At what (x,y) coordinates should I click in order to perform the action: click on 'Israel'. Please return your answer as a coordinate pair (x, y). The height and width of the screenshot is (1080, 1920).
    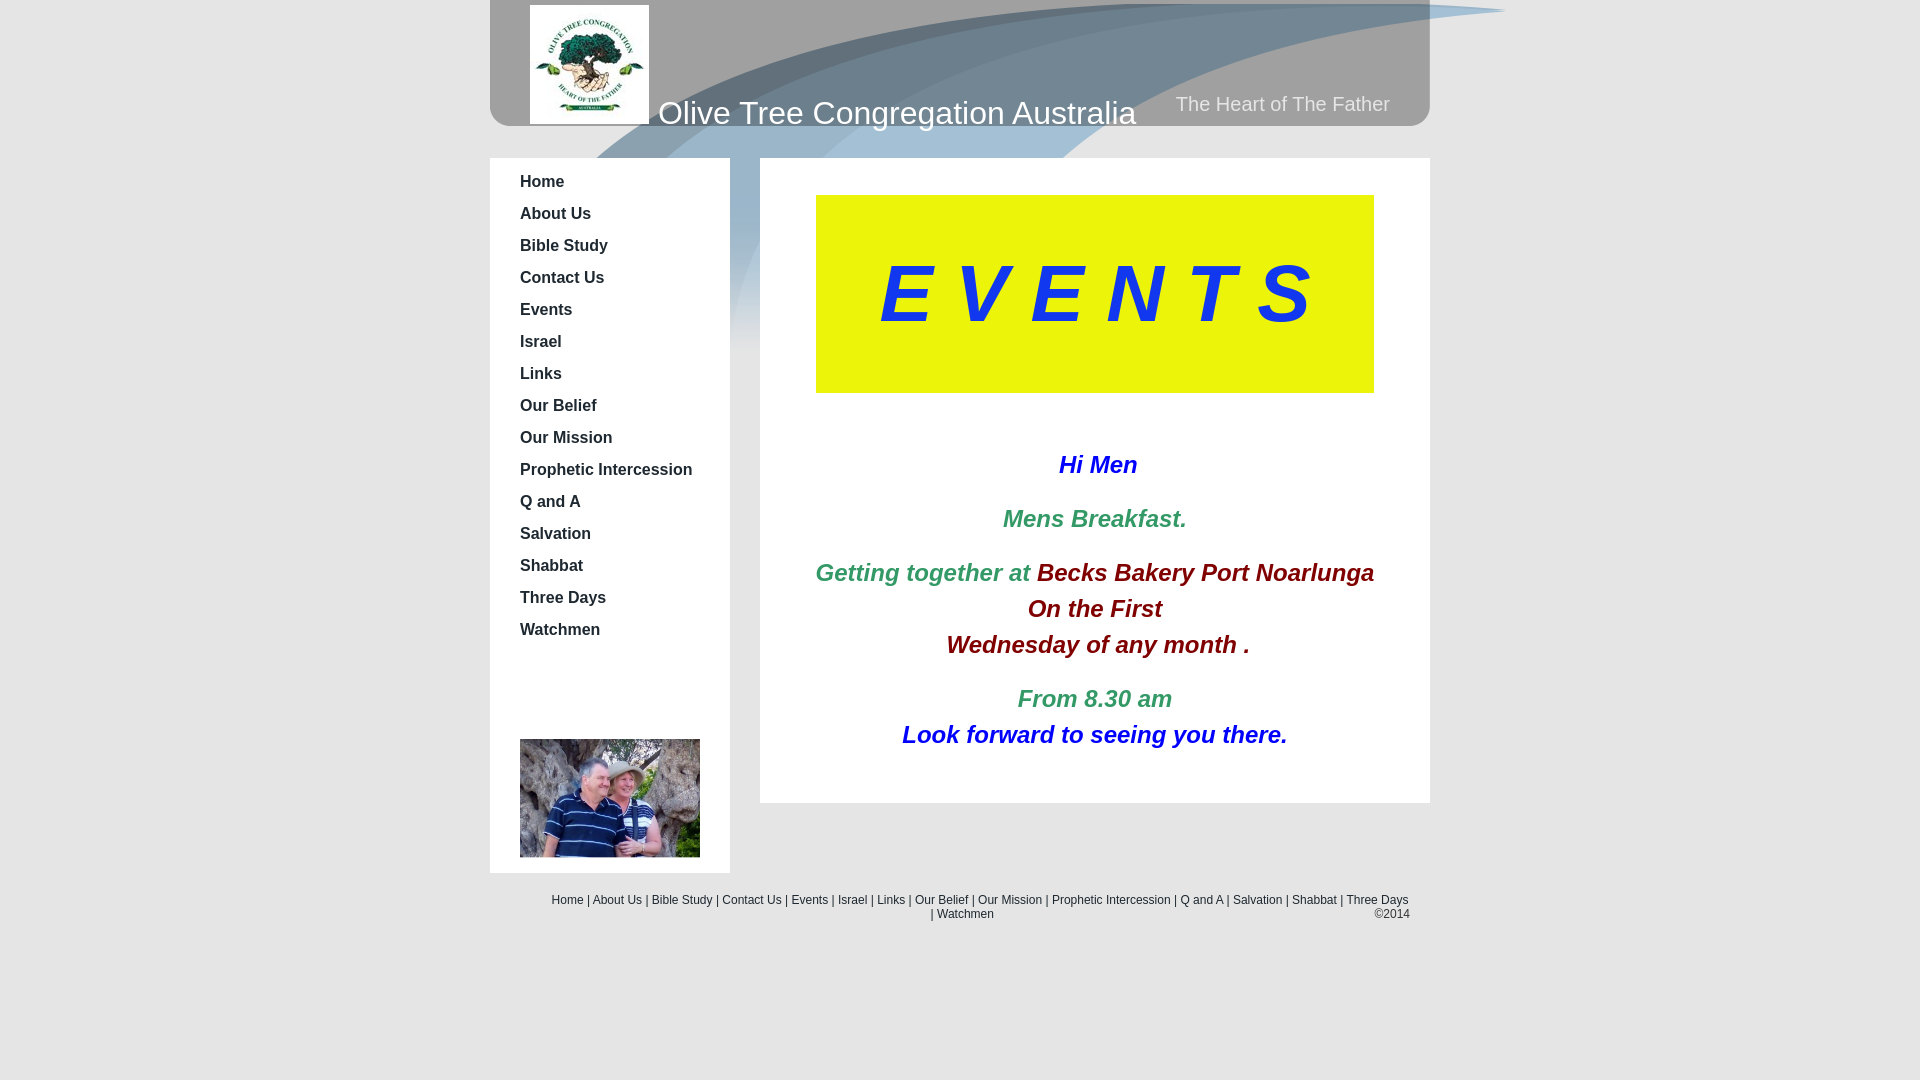
    Looking at the image, I should click on (541, 340).